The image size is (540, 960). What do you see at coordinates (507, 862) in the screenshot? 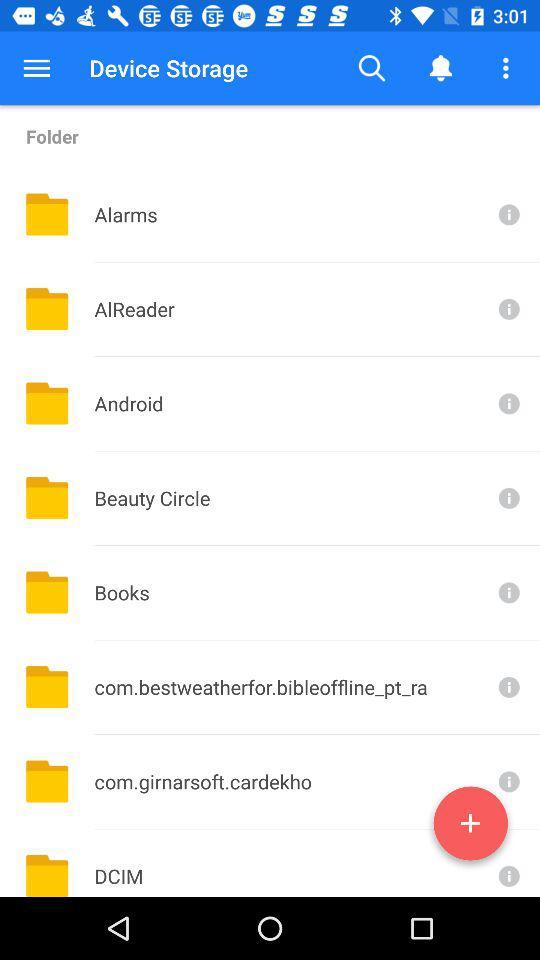
I see `info` at bounding box center [507, 862].